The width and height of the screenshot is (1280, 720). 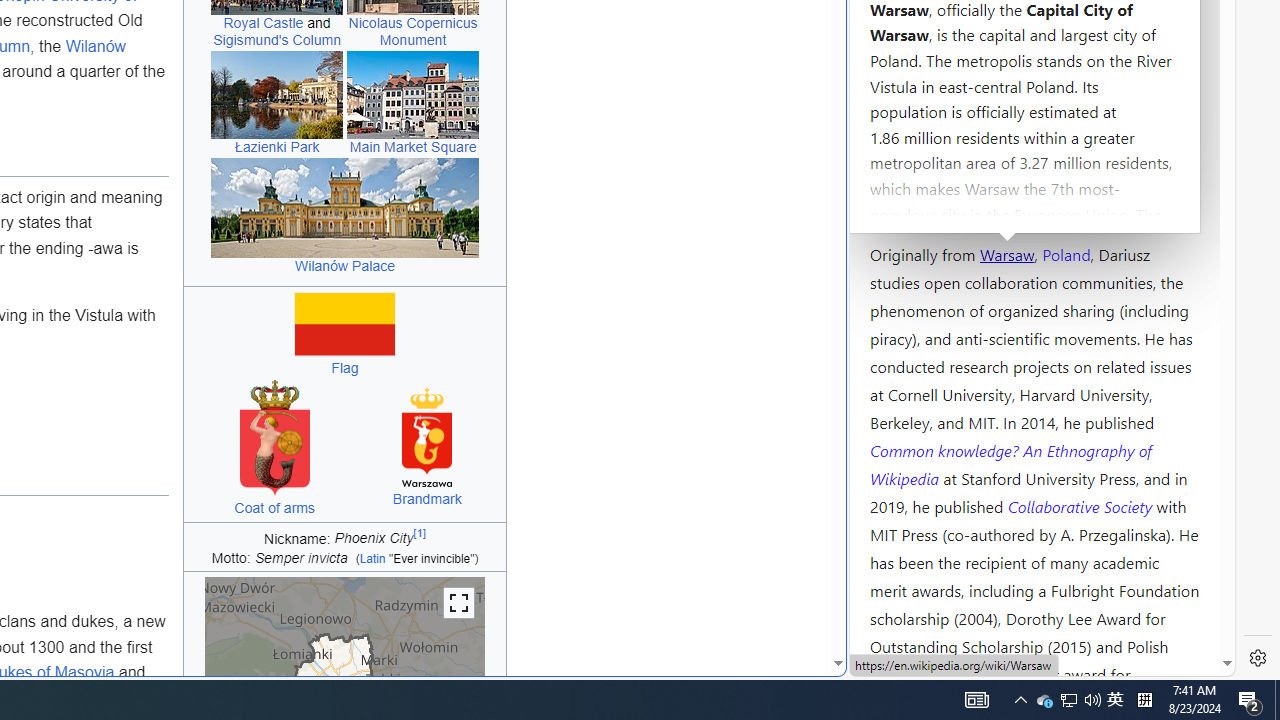 I want to click on 'Main Market Square', so click(x=412, y=95).